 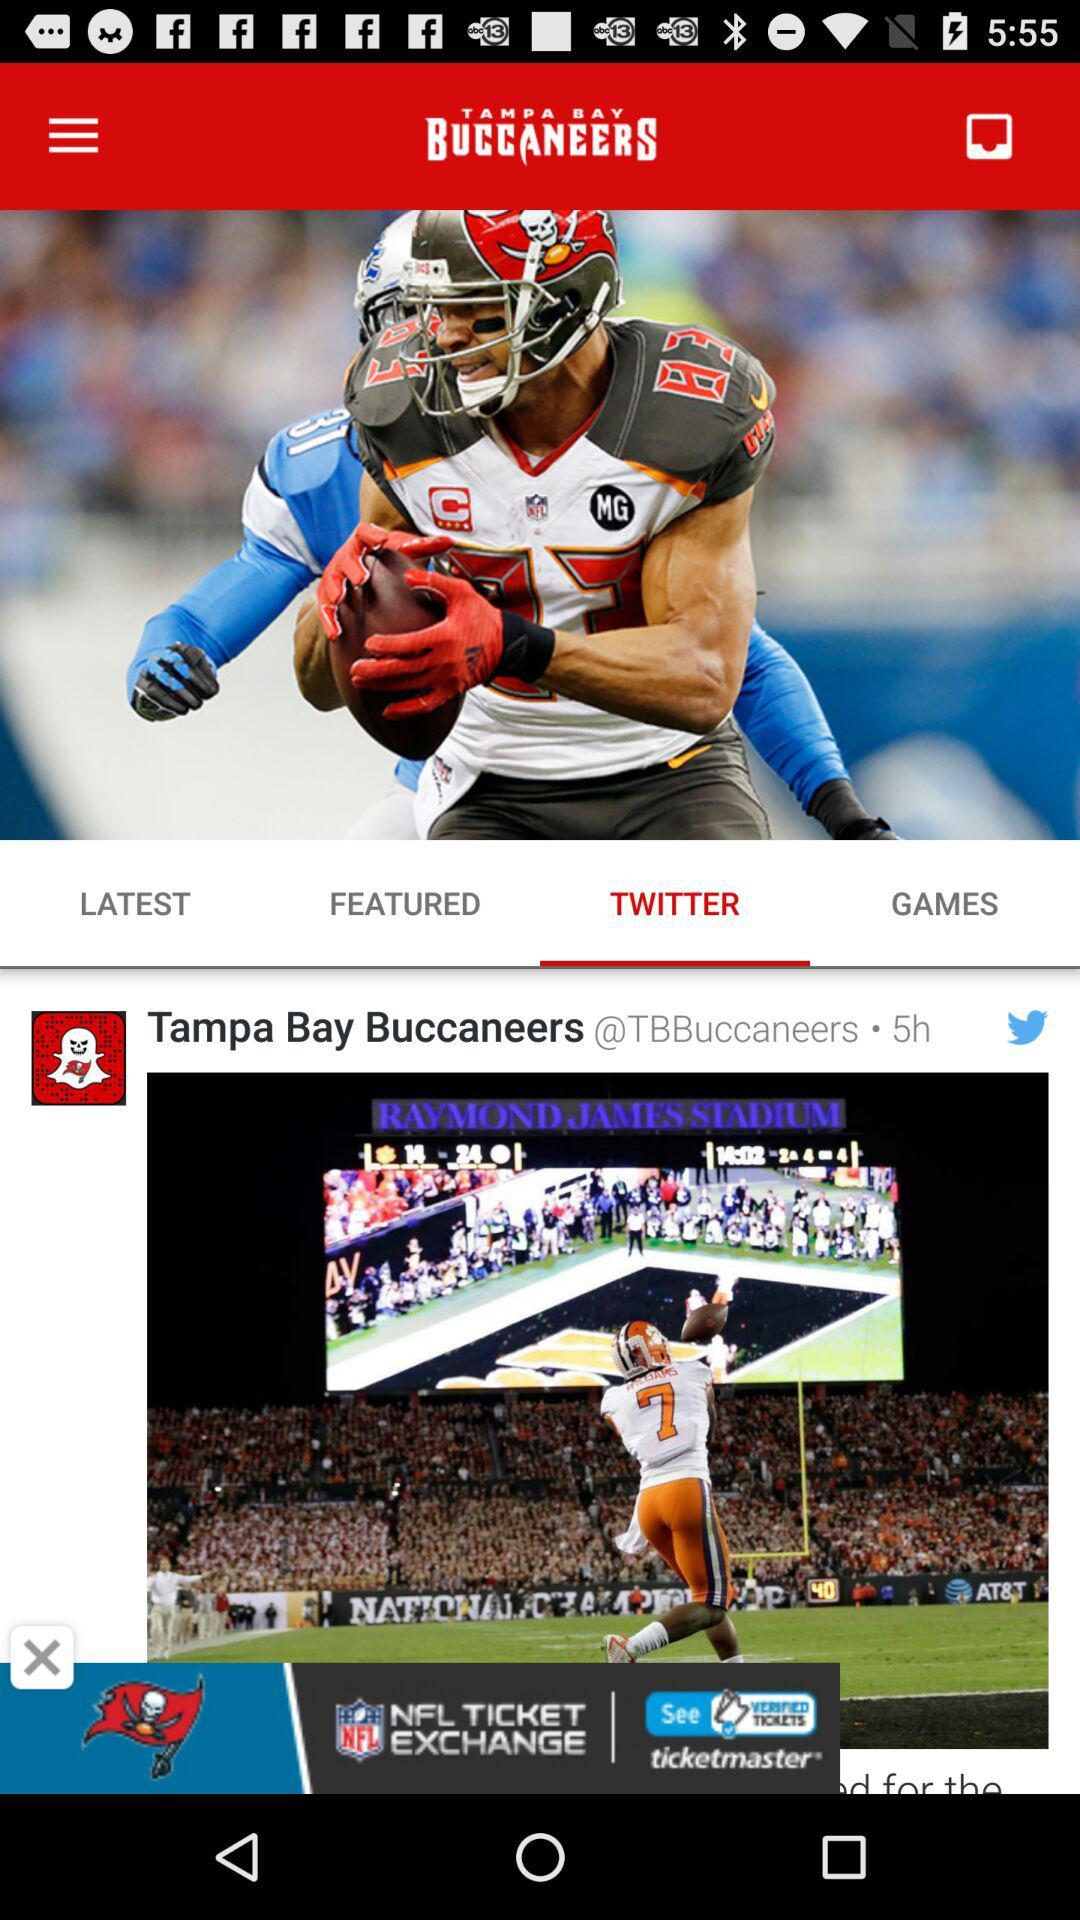 What do you see at coordinates (42, 1657) in the screenshot?
I see `advertisement` at bounding box center [42, 1657].